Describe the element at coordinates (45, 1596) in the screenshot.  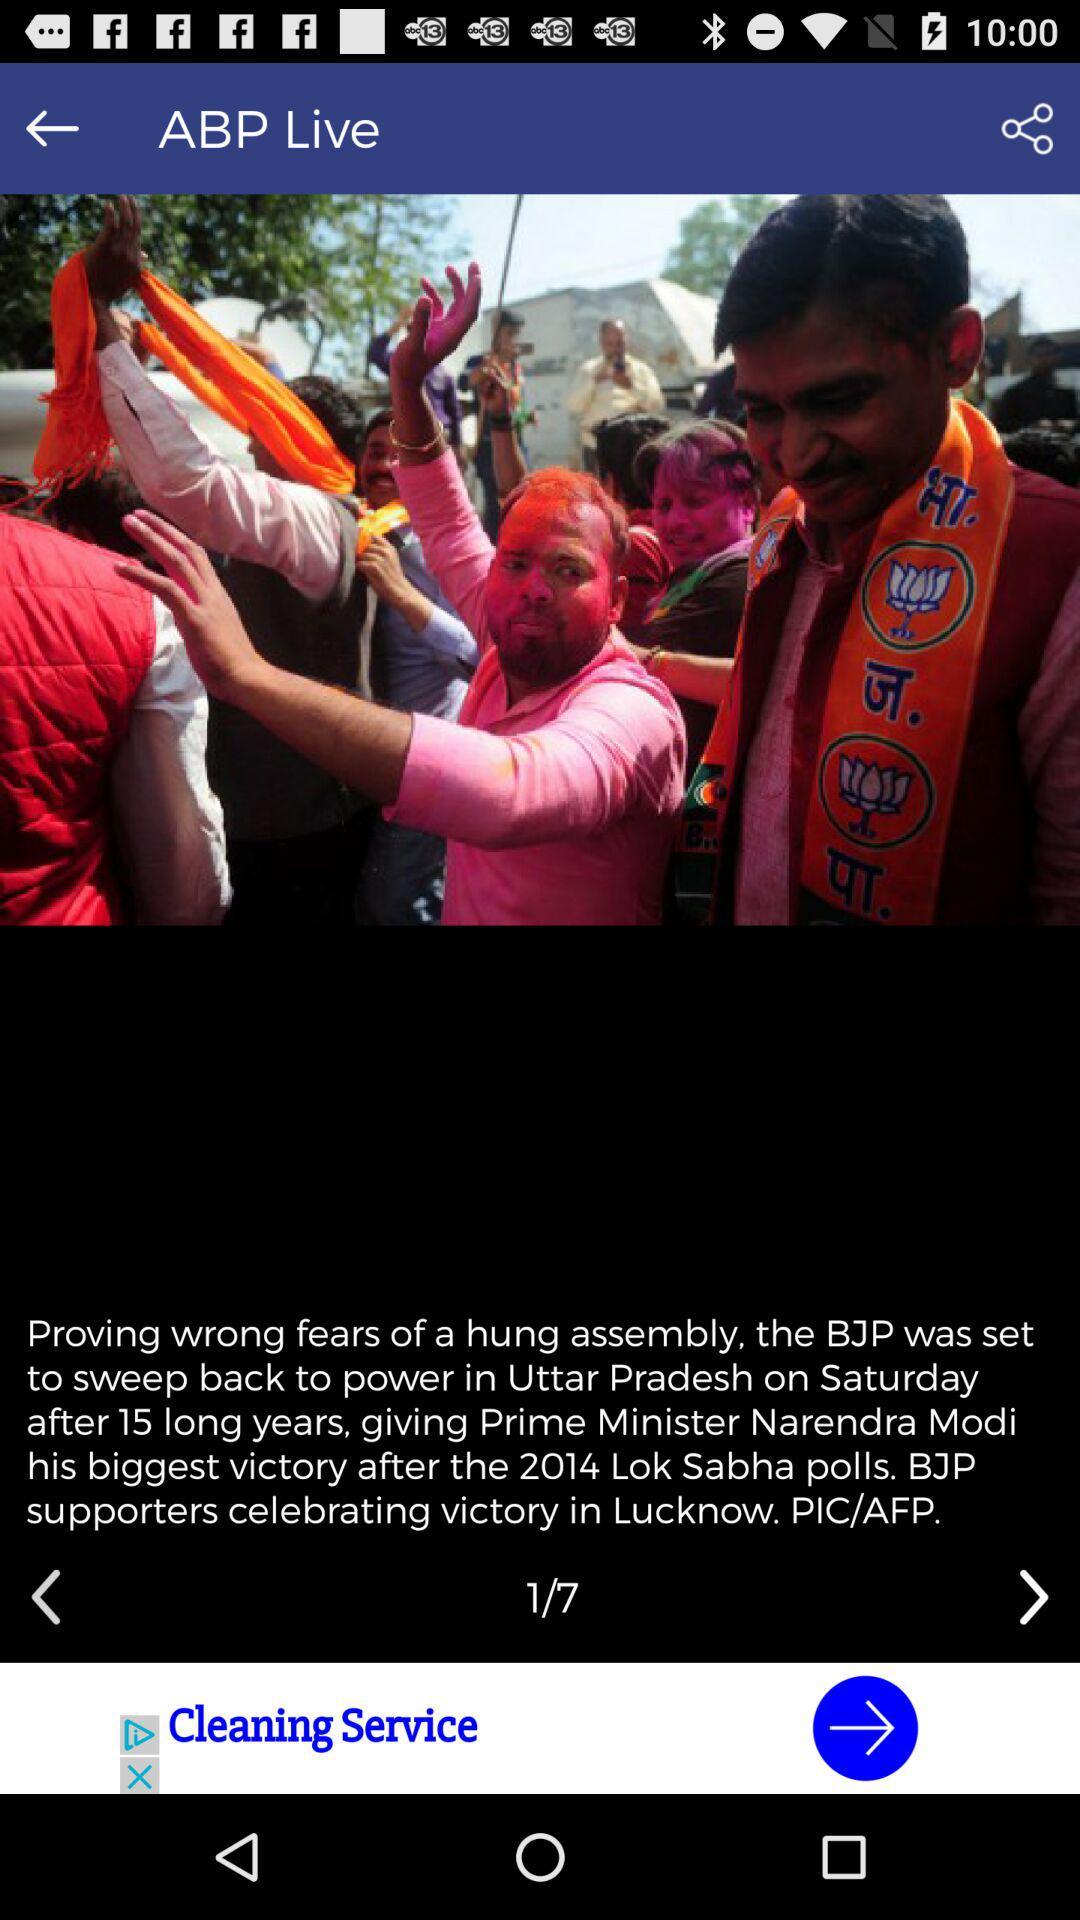
I see `go back` at that location.